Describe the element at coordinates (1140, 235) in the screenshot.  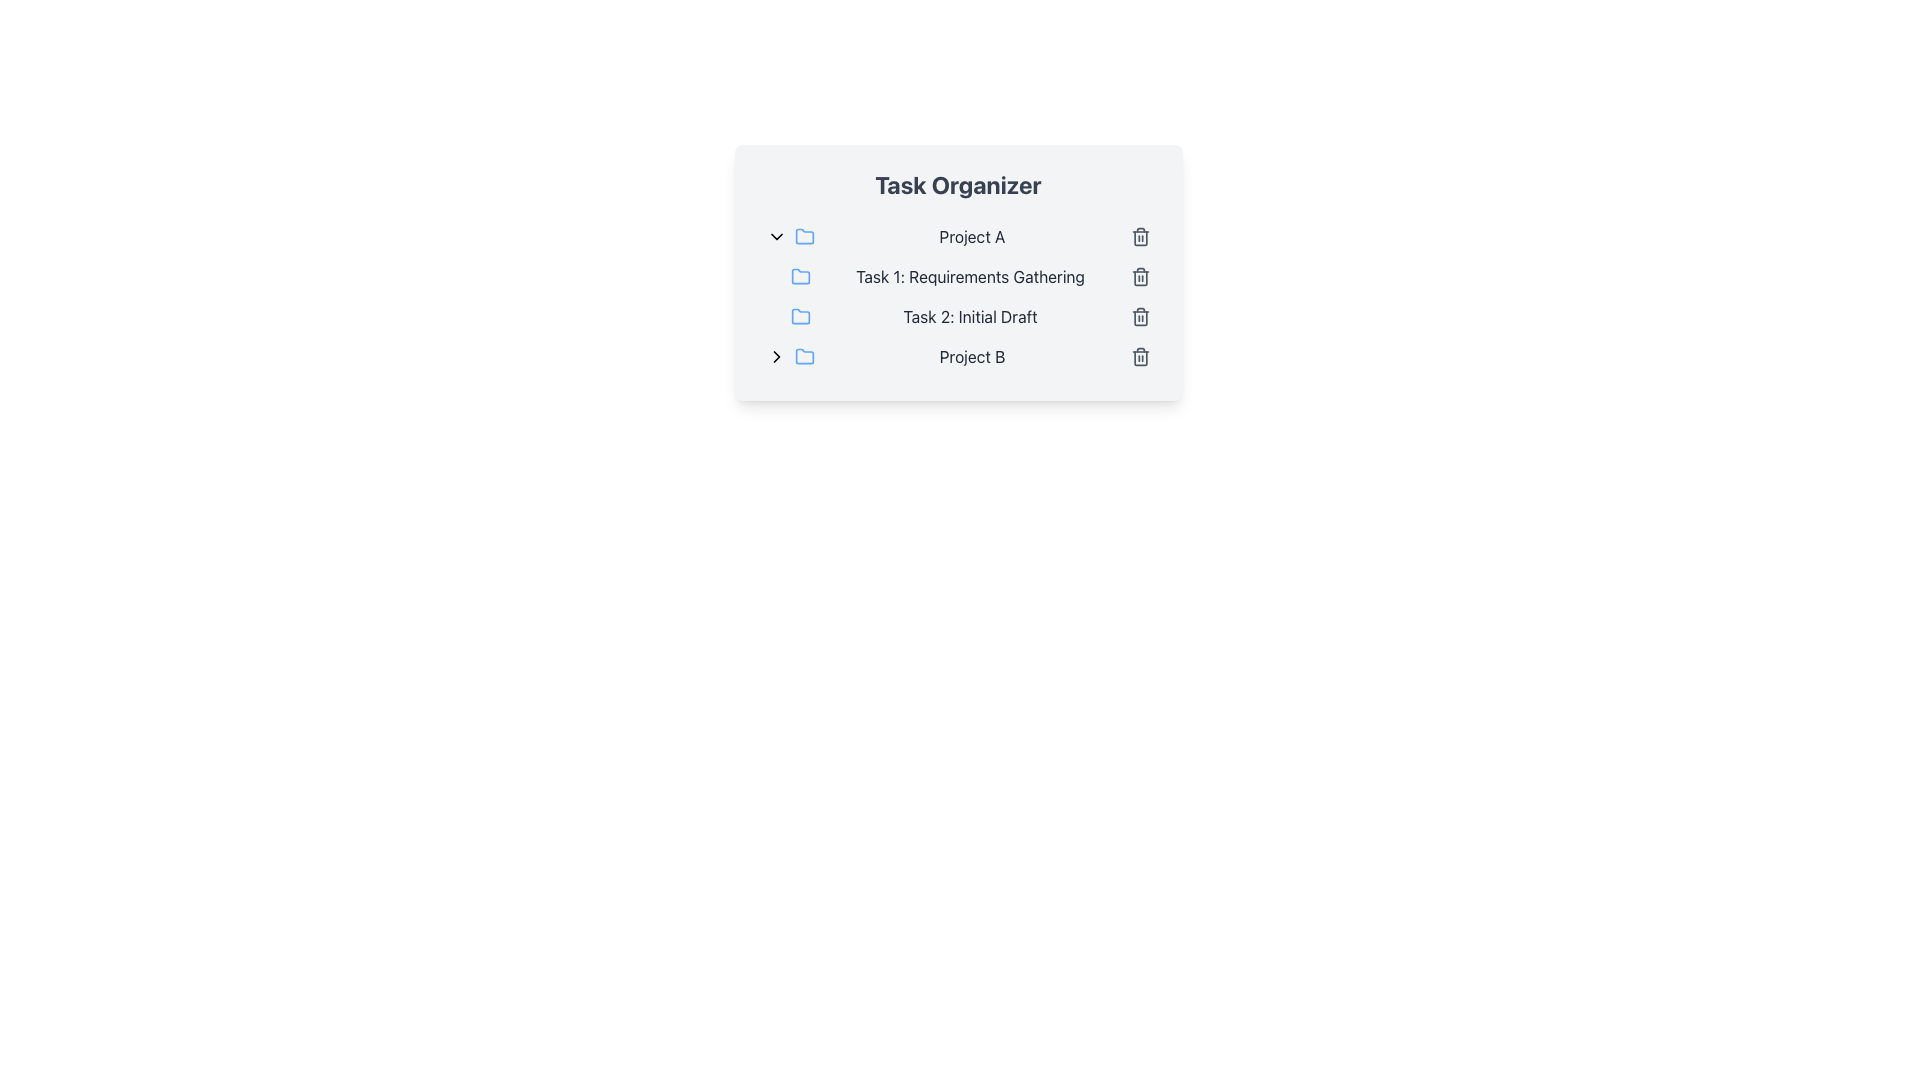
I see `the trash can icon button, which is gray and located next to the text 'Project A'` at that location.